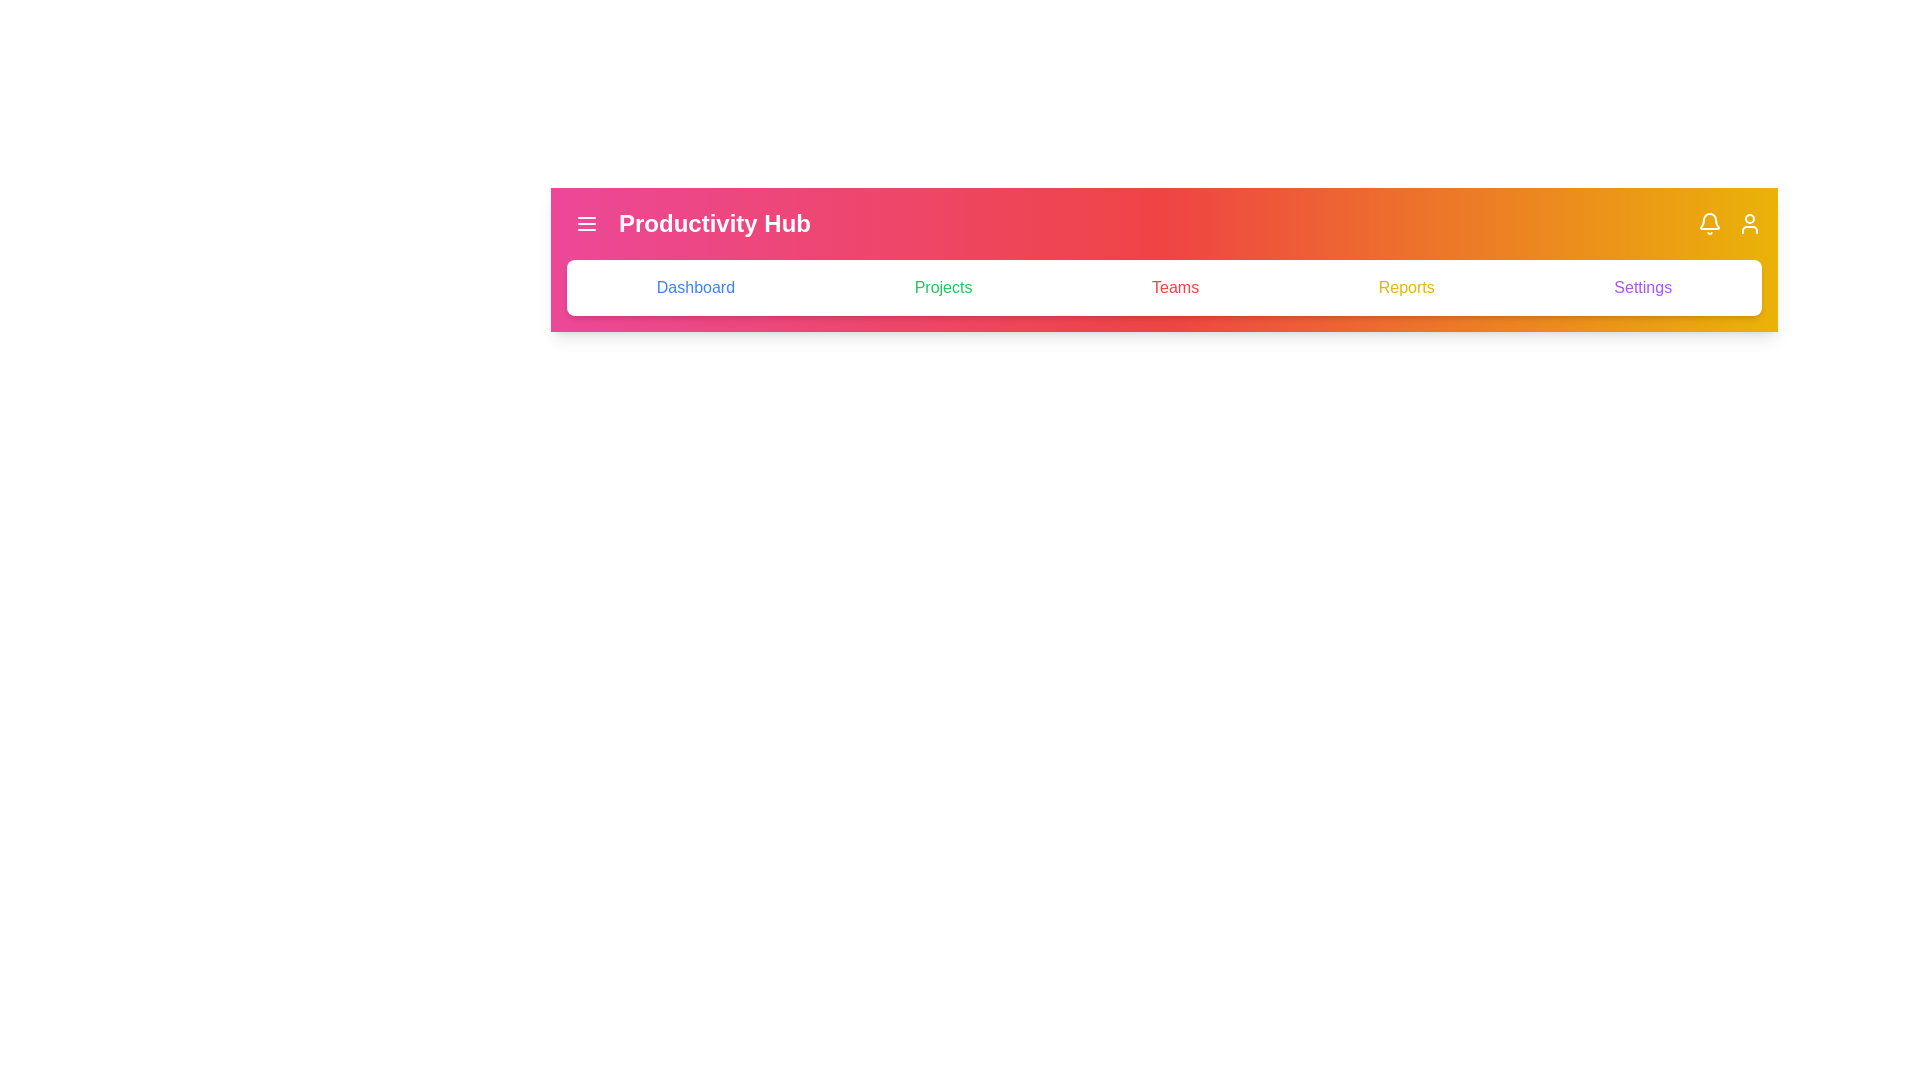 The height and width of the screenshot is (1080, 1920). What do you see at coordinates (942, 288) in the screenshot?
I see `the tab named Projects` at bounding box center [942, 288].